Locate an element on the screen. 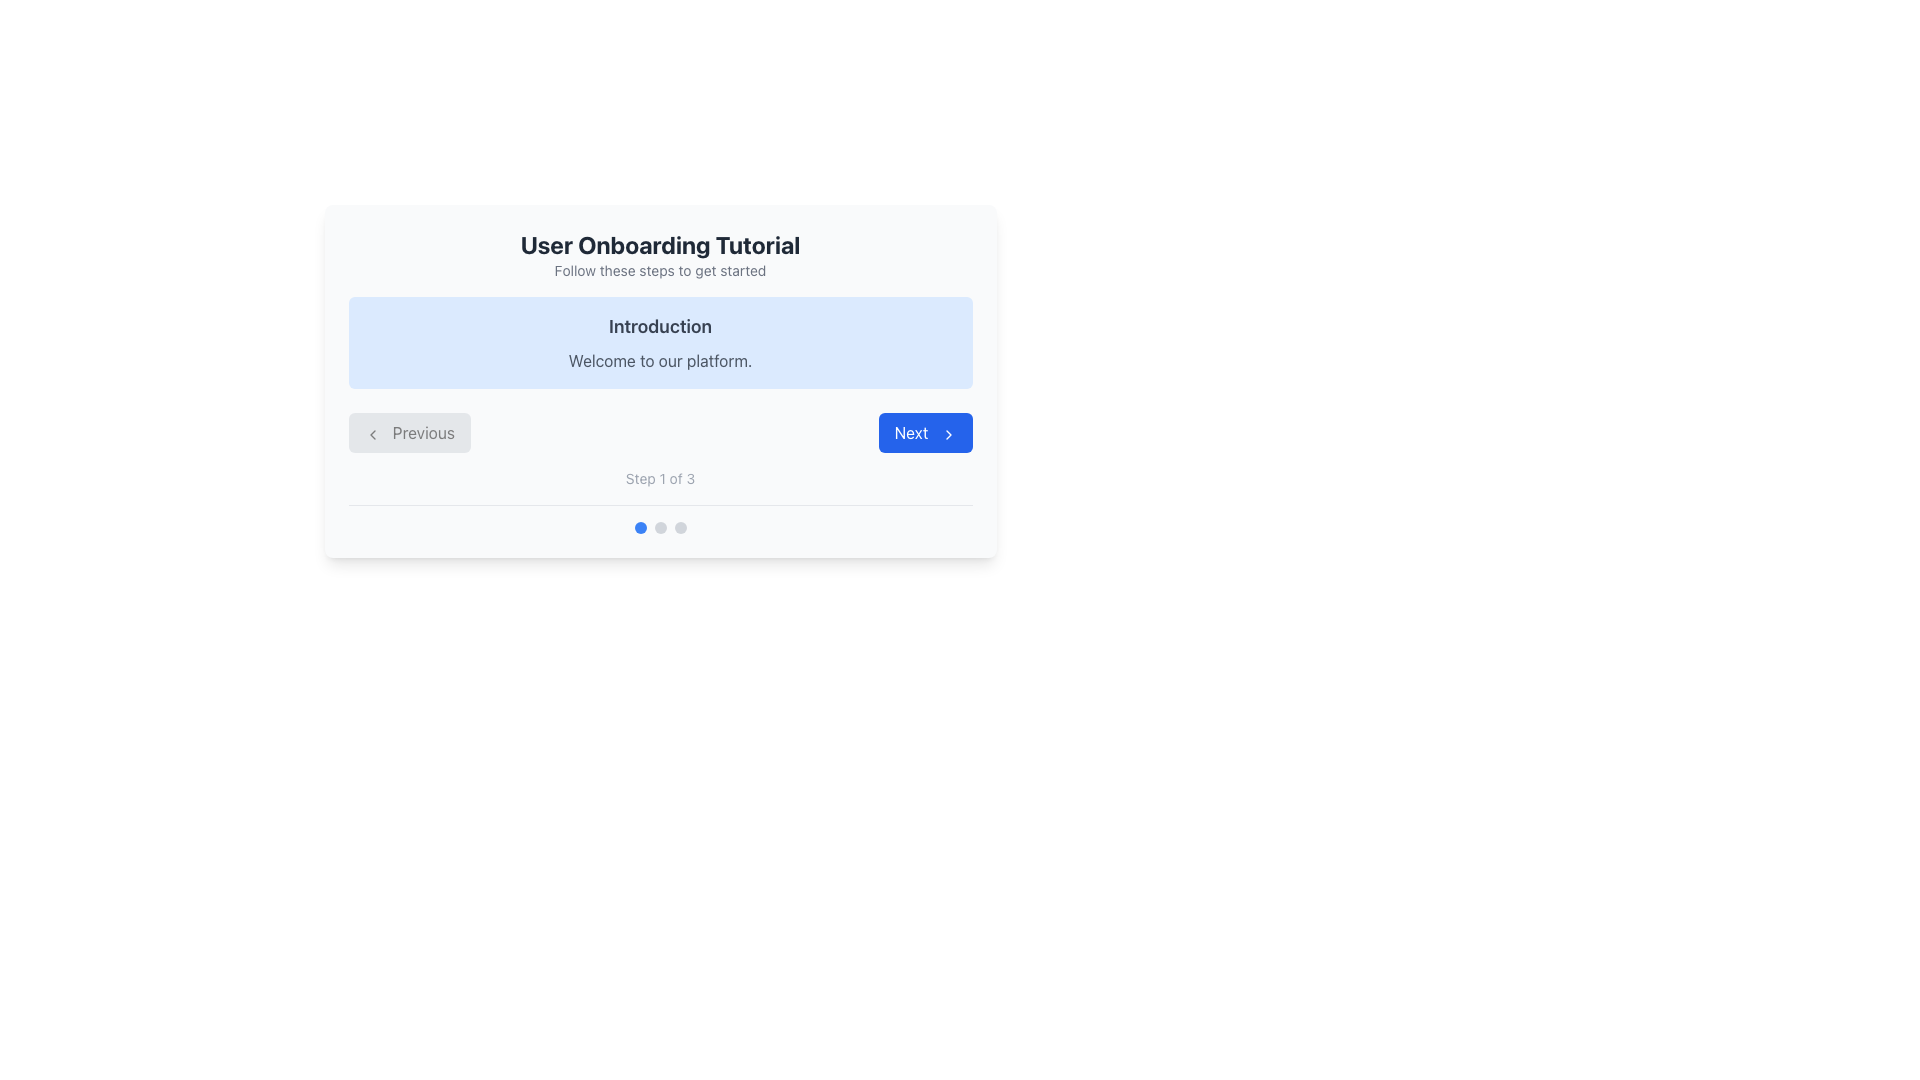  the main title text element for the user onboarding tutorial page, which serves as an introduction to subsequent content is located at coordinates (660, 244).